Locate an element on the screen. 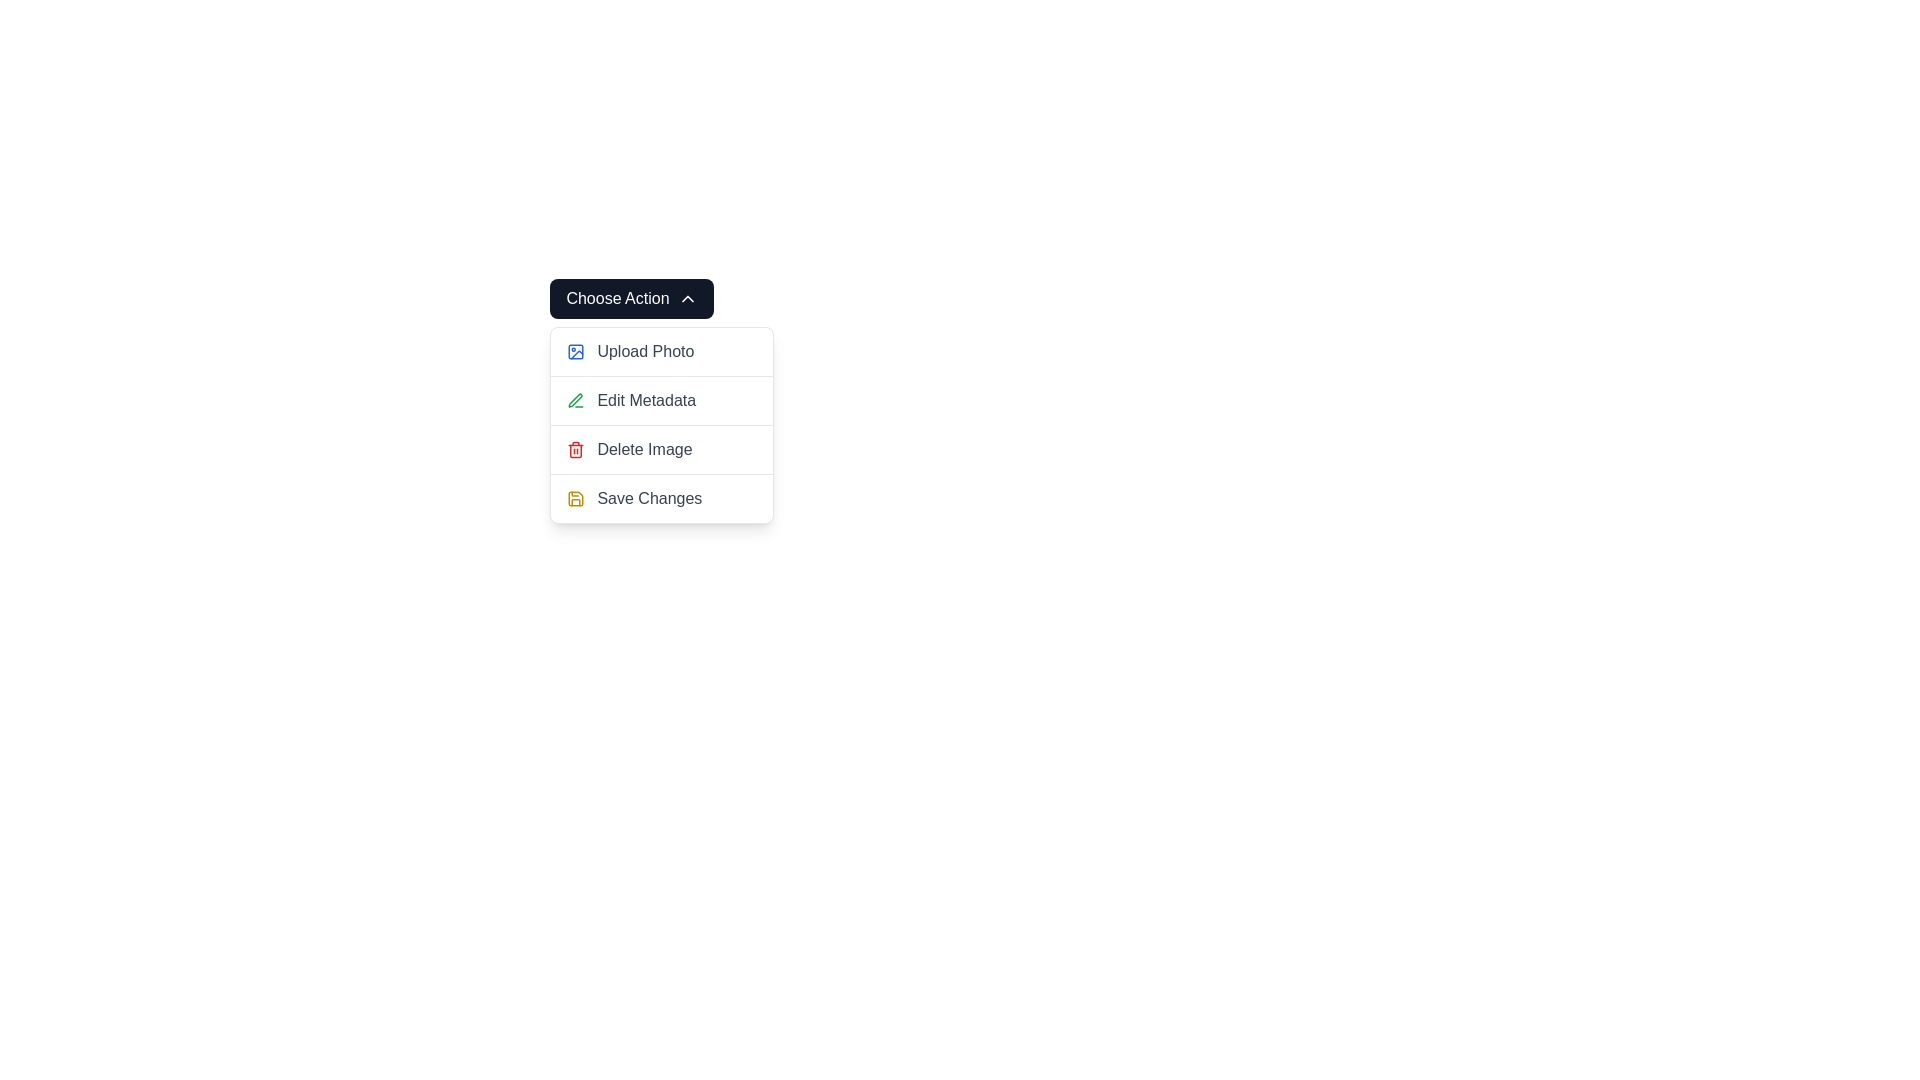  the 'Save Changes' button, which is the fourth item in a dropdown menu, featuring a yellow floppy disk icon to its left is located at coordinates (649, 497).